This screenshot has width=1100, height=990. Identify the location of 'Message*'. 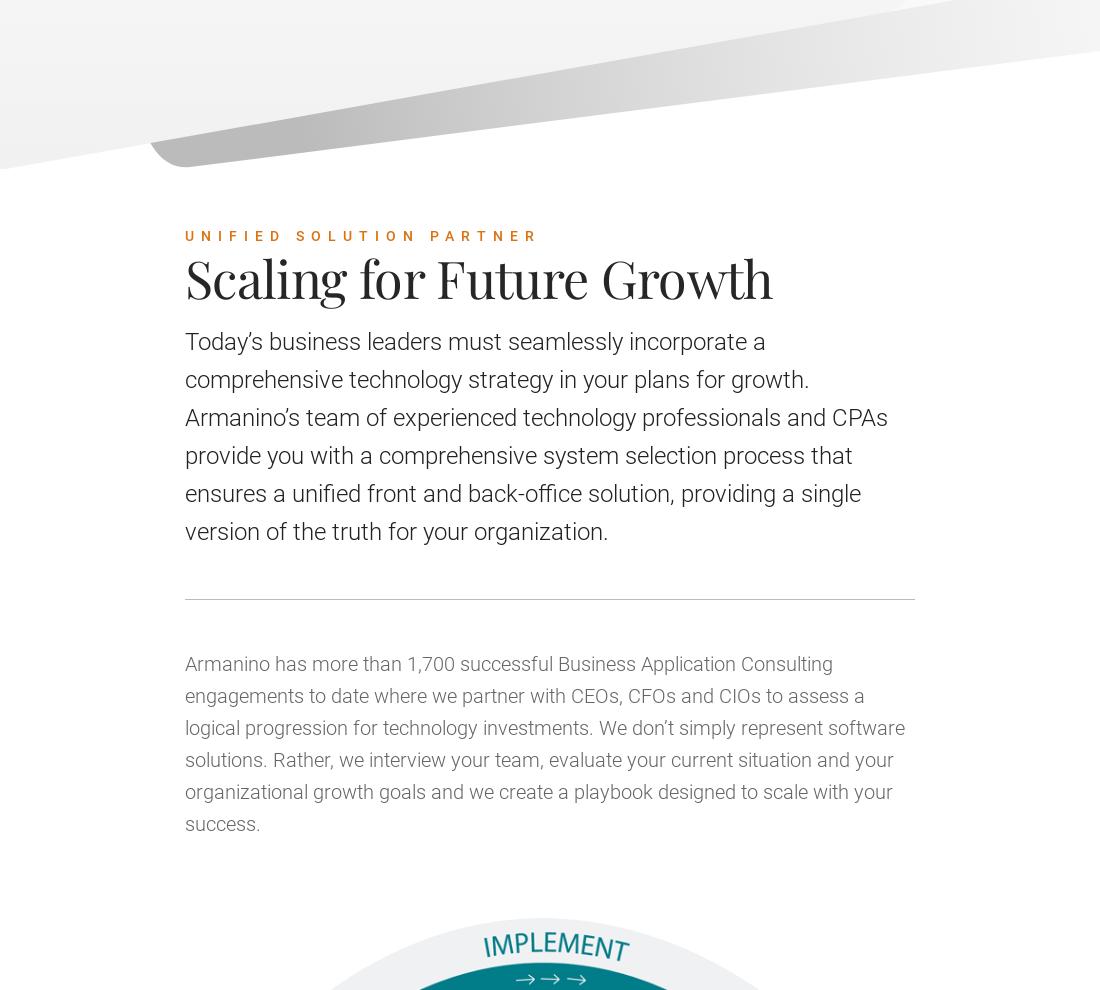
(700, 807).